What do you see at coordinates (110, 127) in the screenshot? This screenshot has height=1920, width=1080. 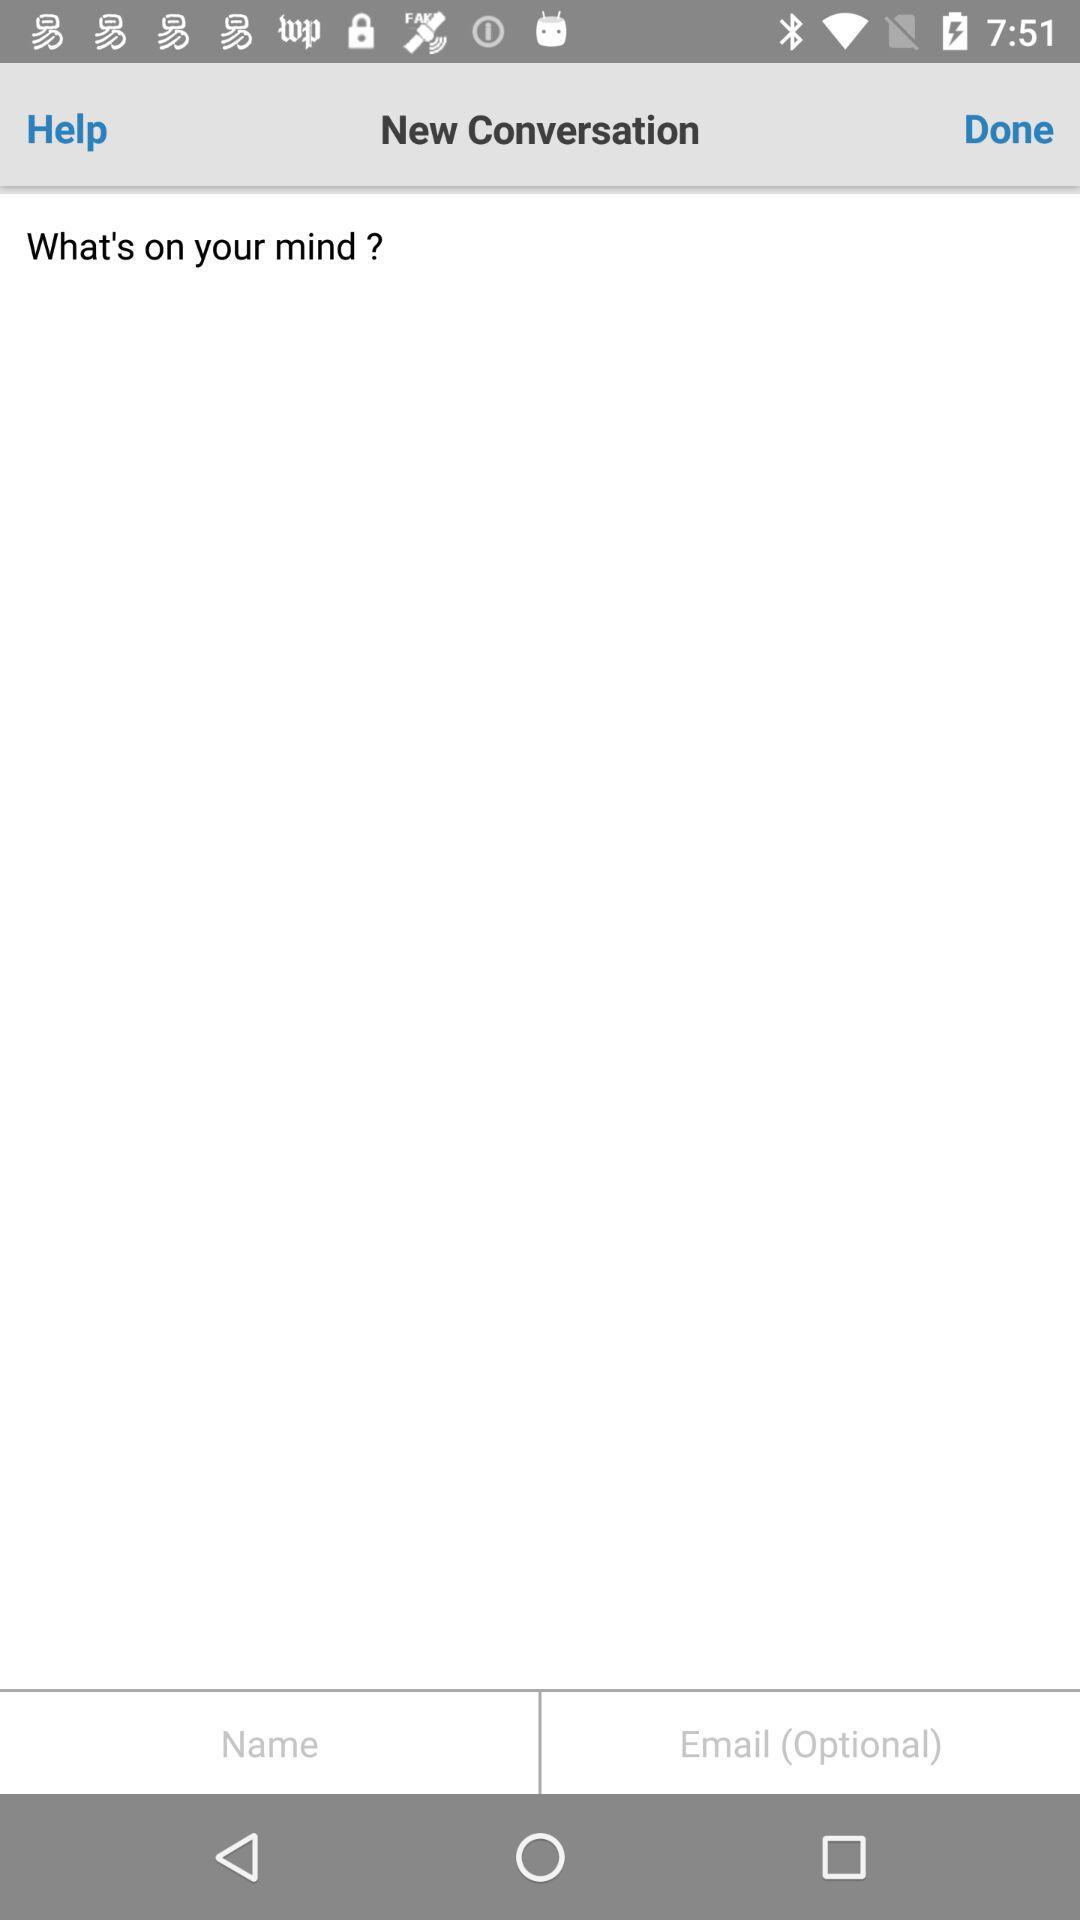 I see `help` at bounding box center [110, 127].